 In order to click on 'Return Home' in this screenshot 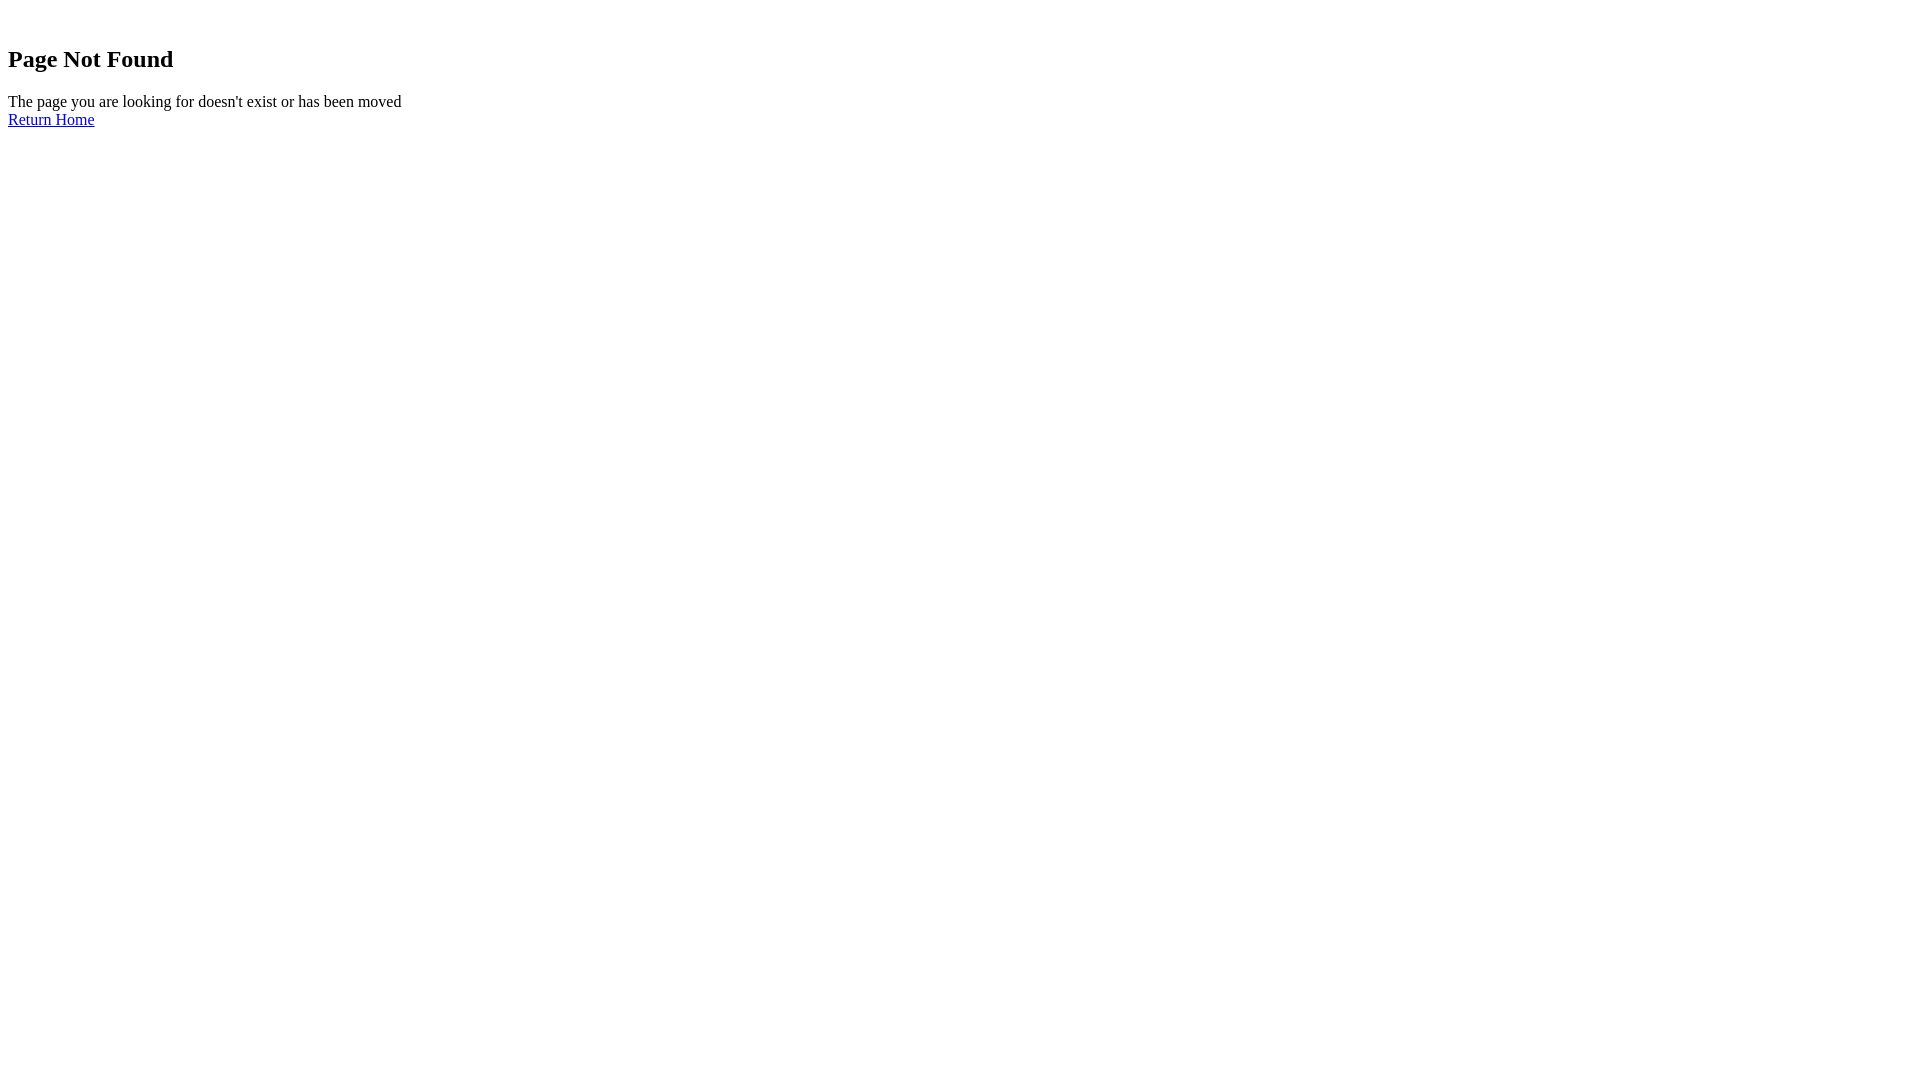, I will do `click(8, 119)`.